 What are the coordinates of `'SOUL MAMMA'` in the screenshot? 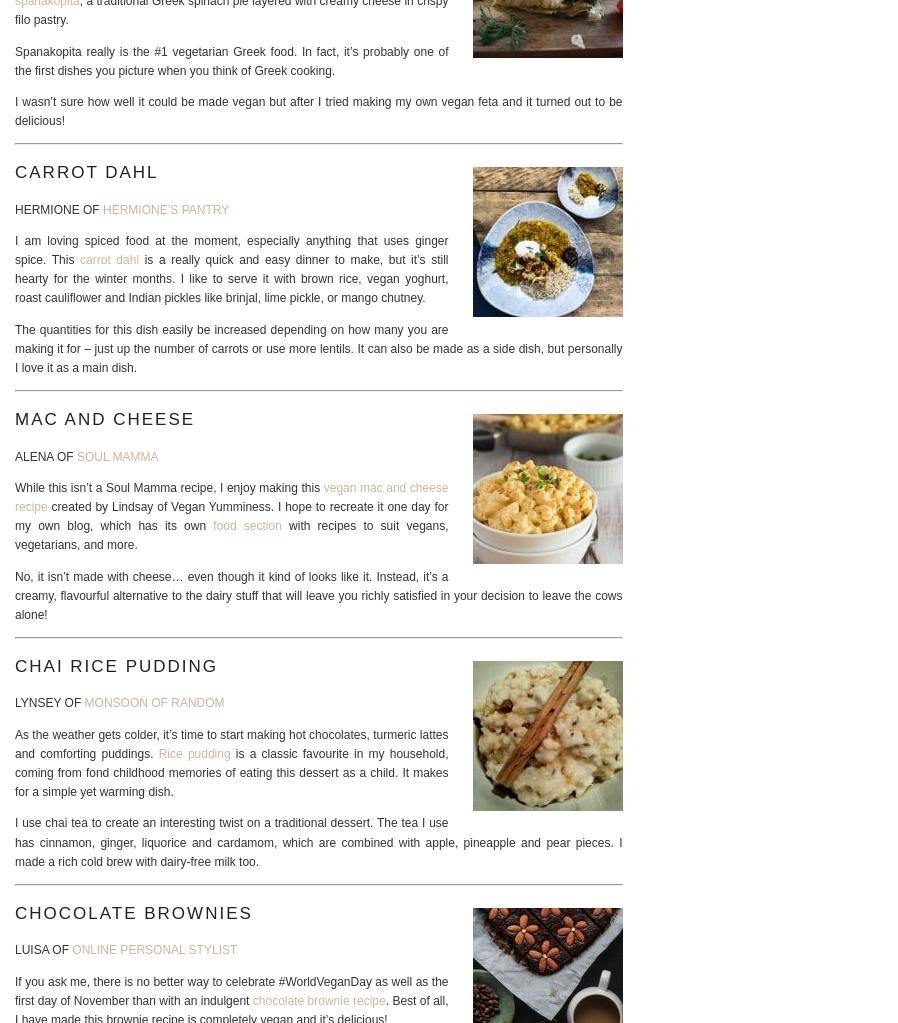 It's located at (116, 454).